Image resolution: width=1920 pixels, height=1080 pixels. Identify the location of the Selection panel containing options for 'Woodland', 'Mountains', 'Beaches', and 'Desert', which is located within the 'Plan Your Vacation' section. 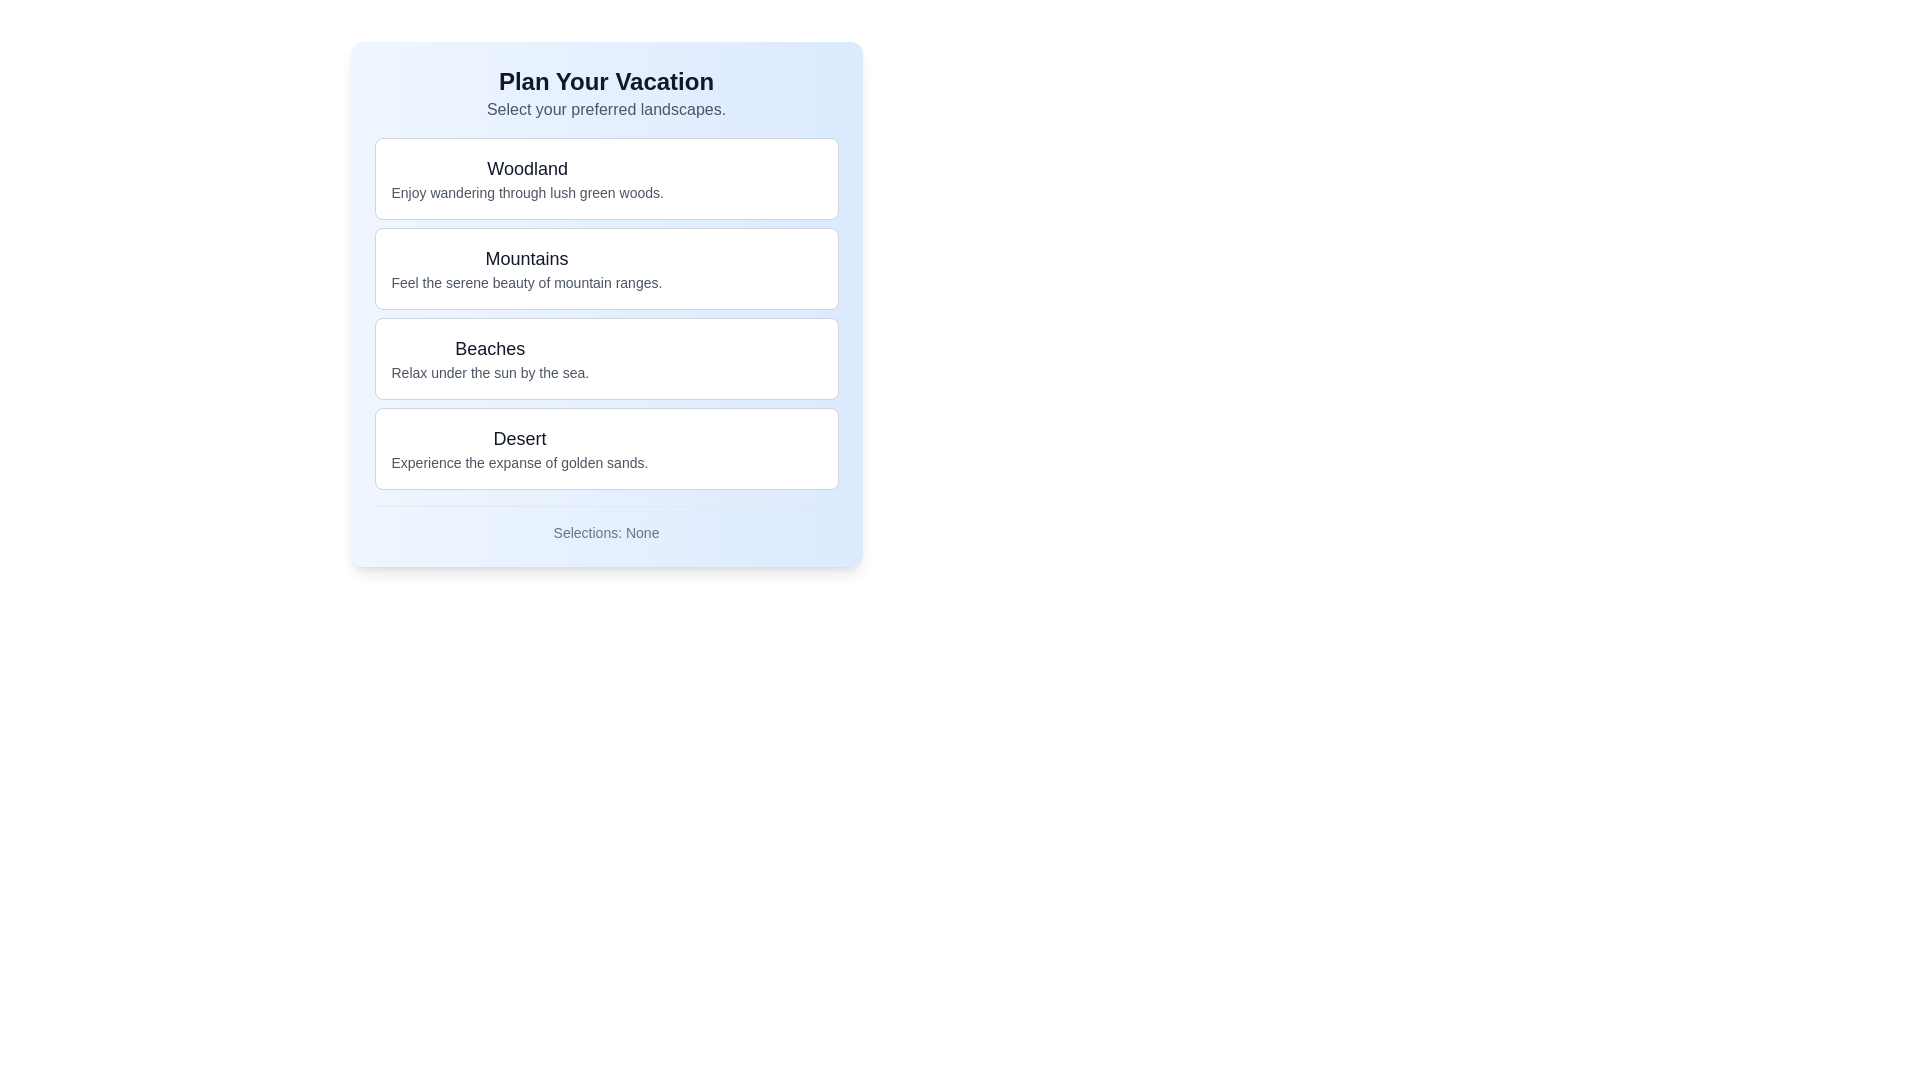
(605, 313).